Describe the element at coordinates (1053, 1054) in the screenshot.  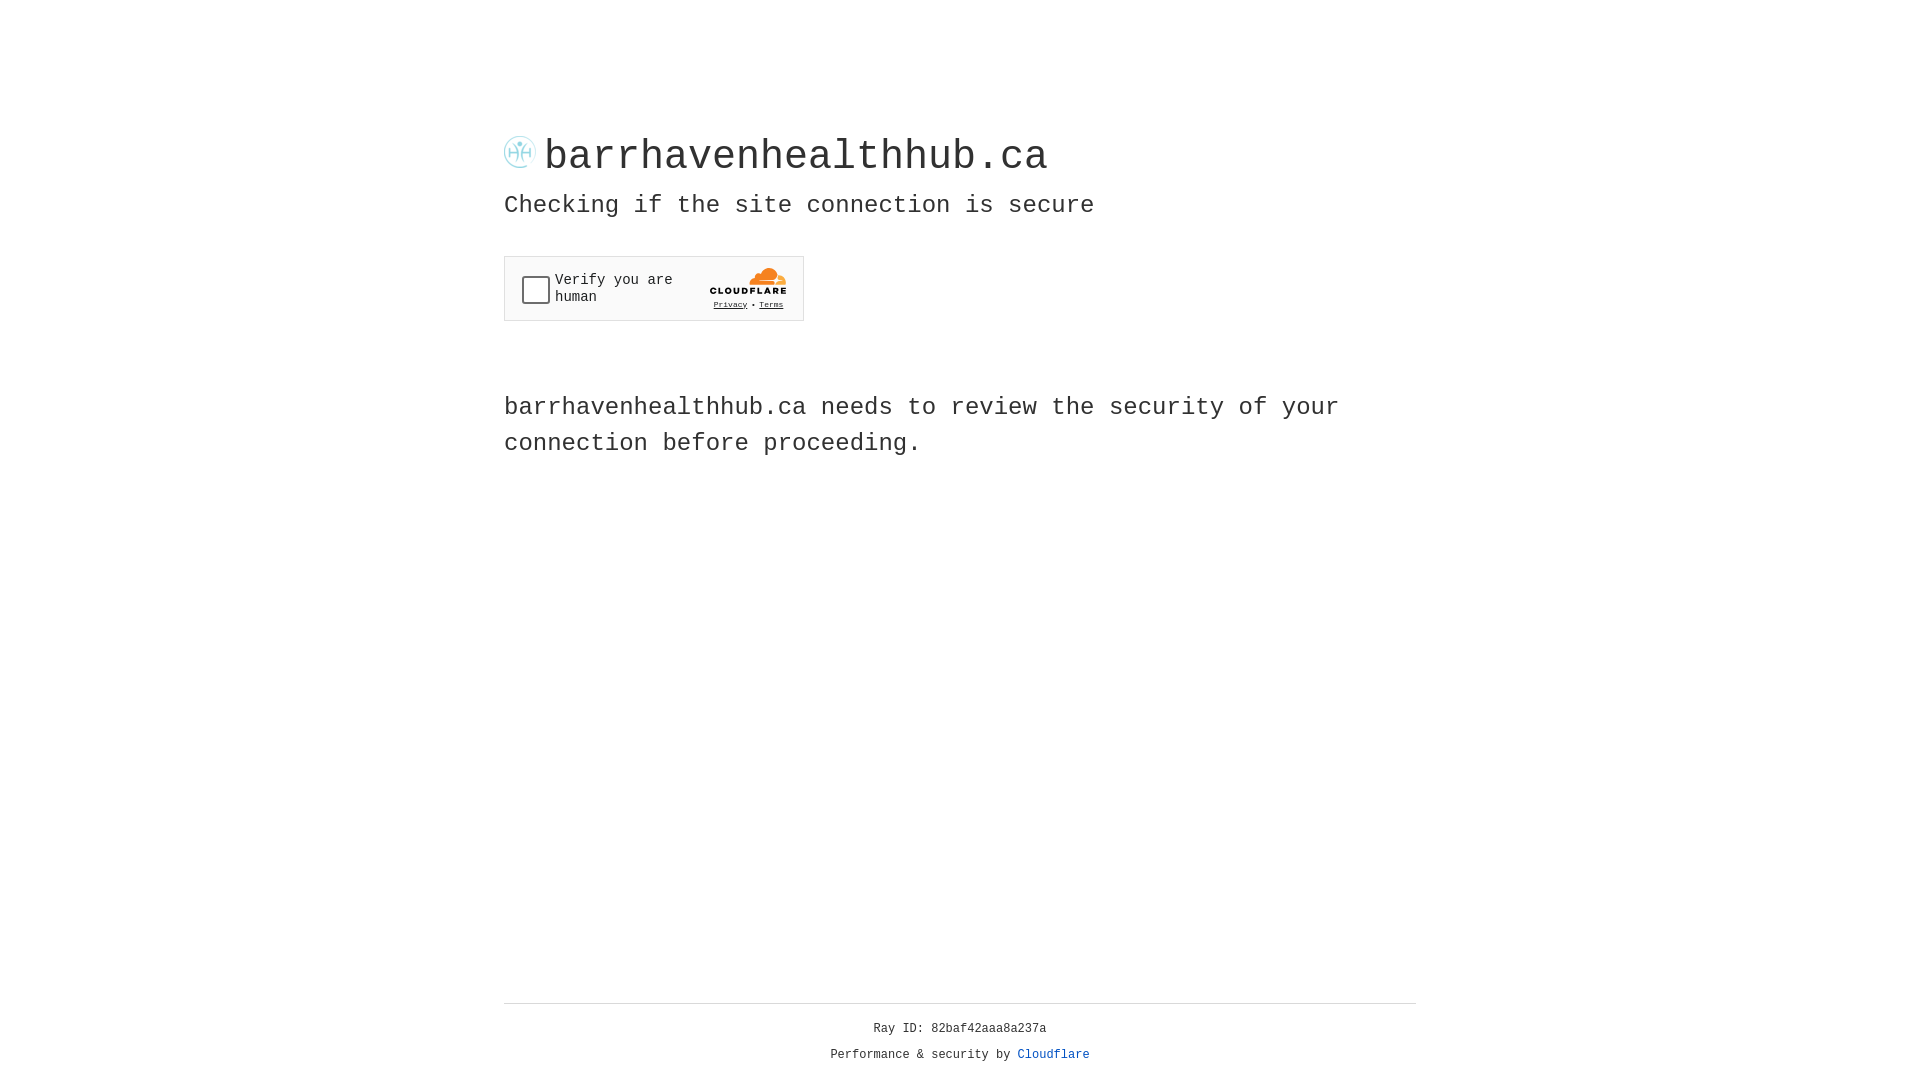
I see `'Cloudflare'` at that location.